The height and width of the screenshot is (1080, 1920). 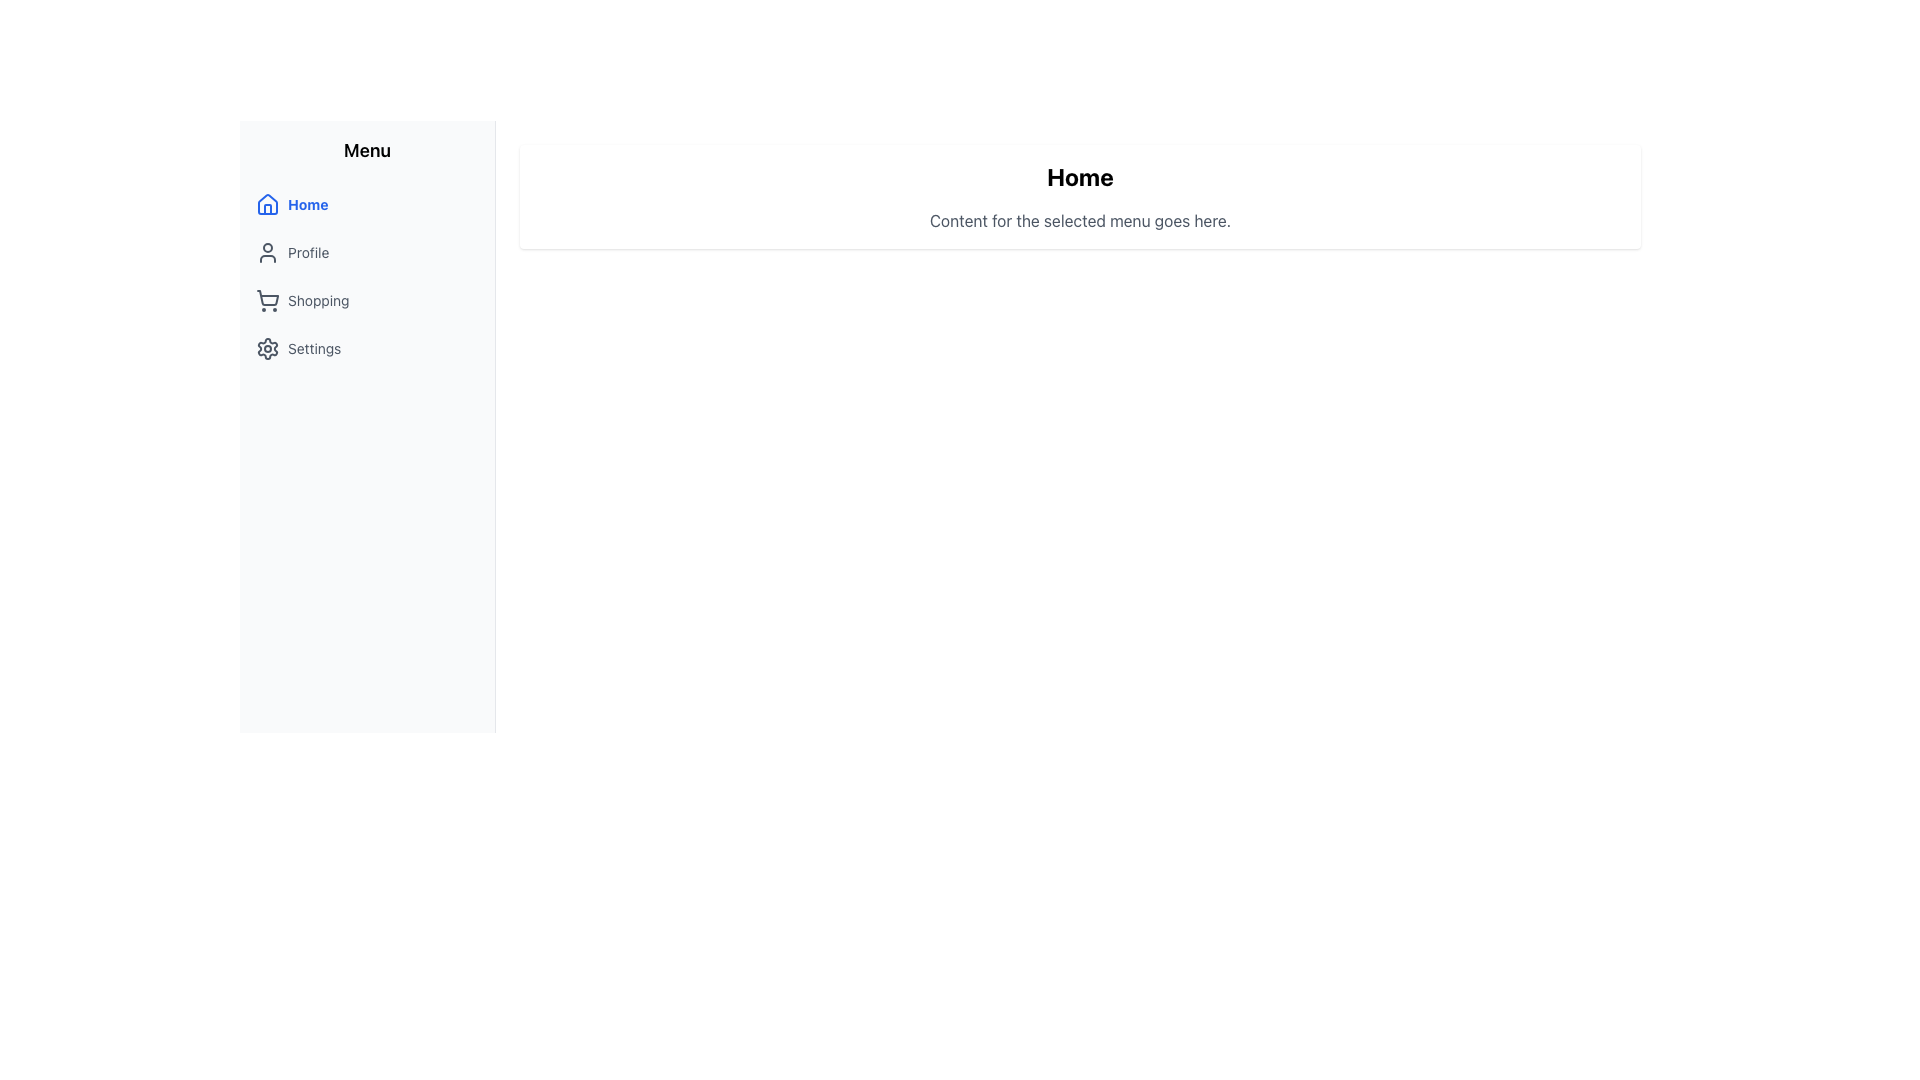 What do you see at coordinates (267, 300) in the screenshot?
I see `the shopping cart icon located in the sidebar menu under the 'Shopping' label, which is represented by a minimalist black outline` at bounding box center [267, 300].